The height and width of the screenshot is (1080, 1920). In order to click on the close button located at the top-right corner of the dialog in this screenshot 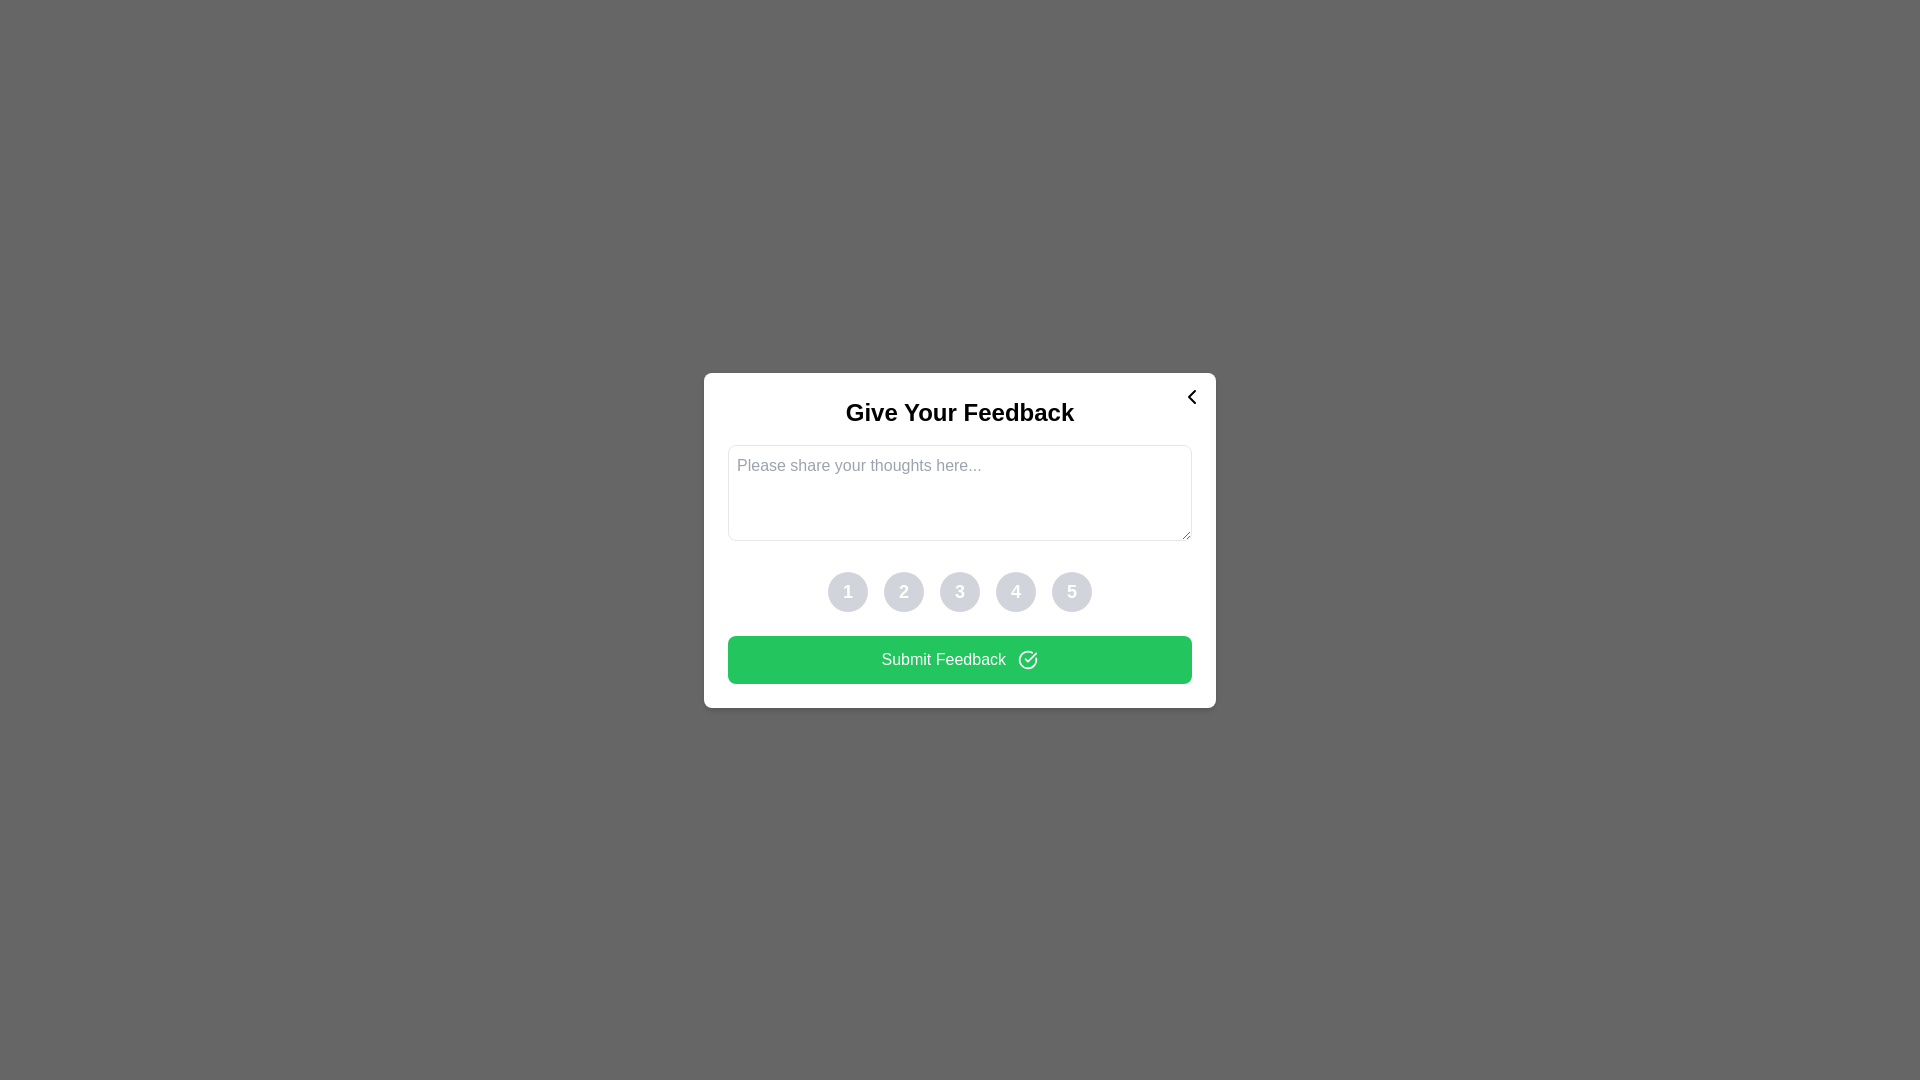, I will do `click(1191, 396)`.